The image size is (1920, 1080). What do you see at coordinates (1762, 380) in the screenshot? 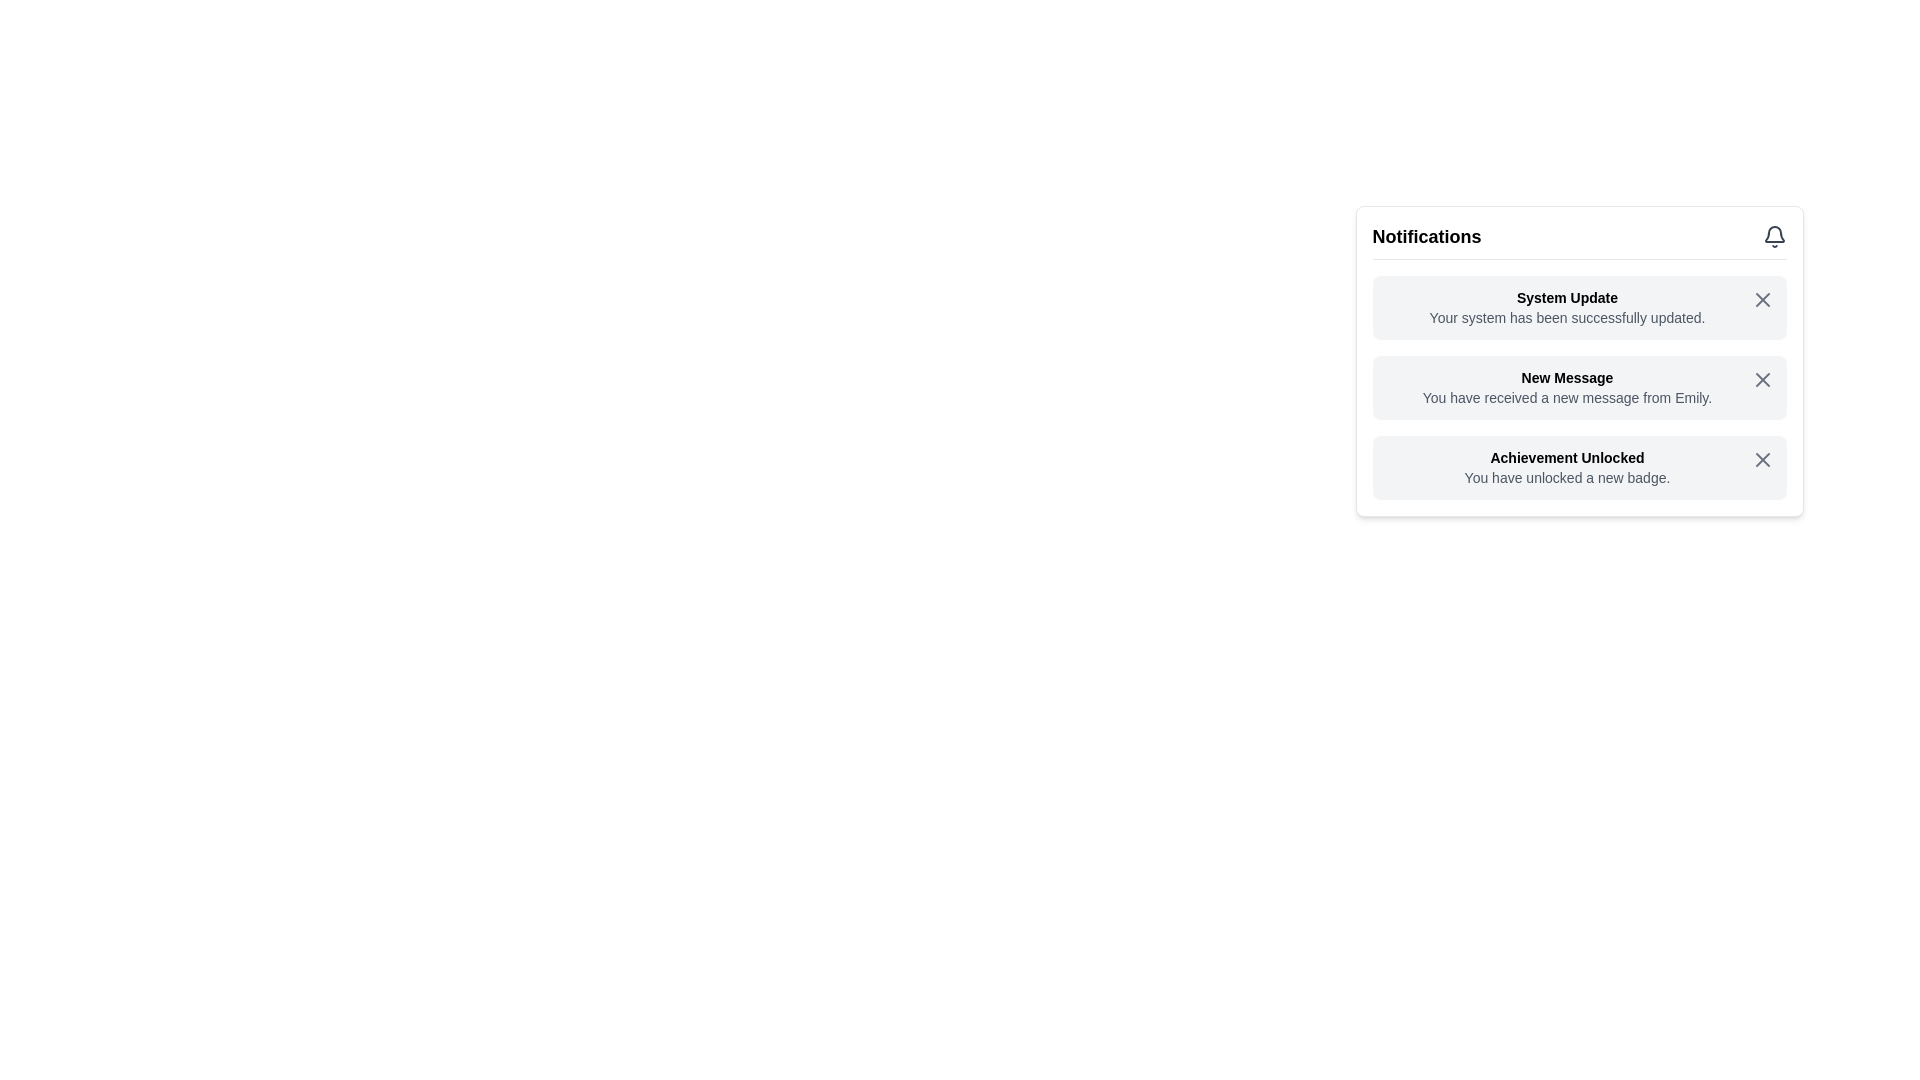
I see `the 'X' shape icon` at bounding box center [1762, 380].